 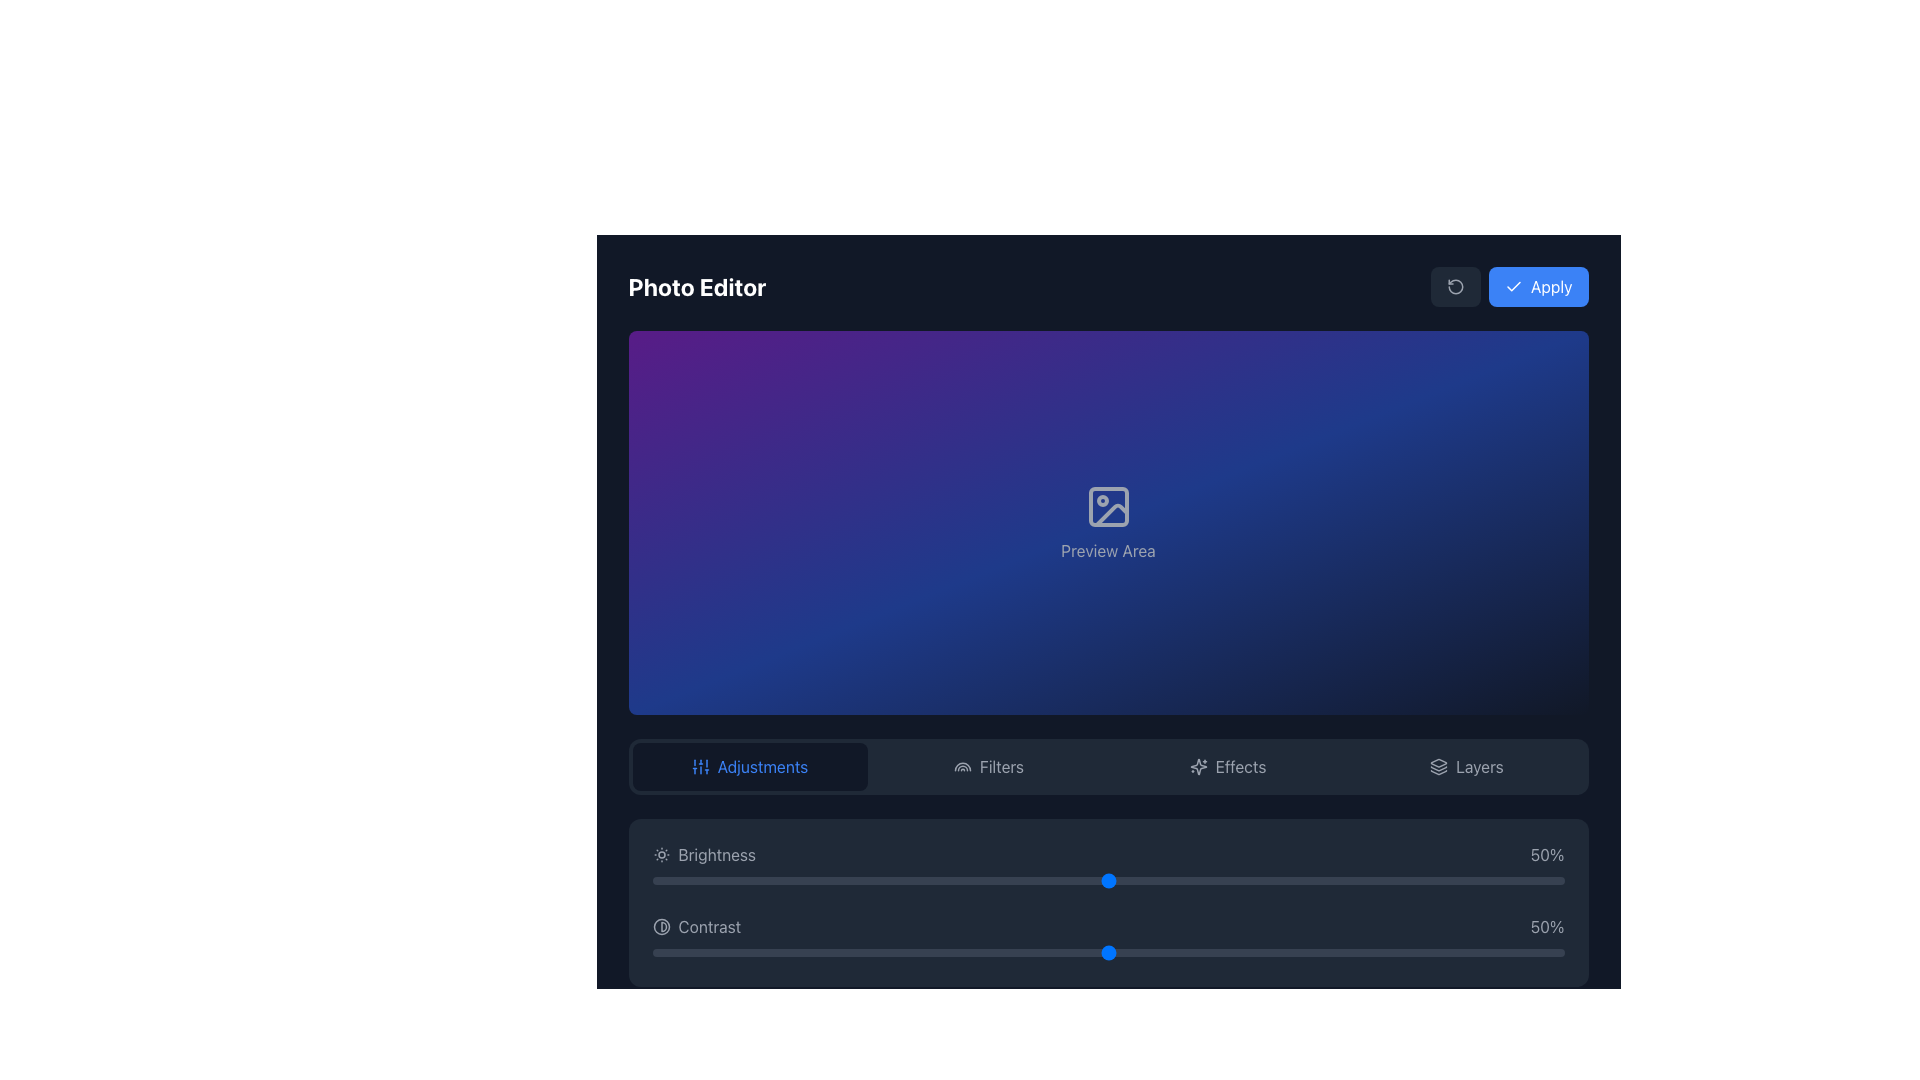 I want to click on the 'Layers' button, which features a gray icon of stacked layers on the left and text on the right, so click(x=1467, y=766).